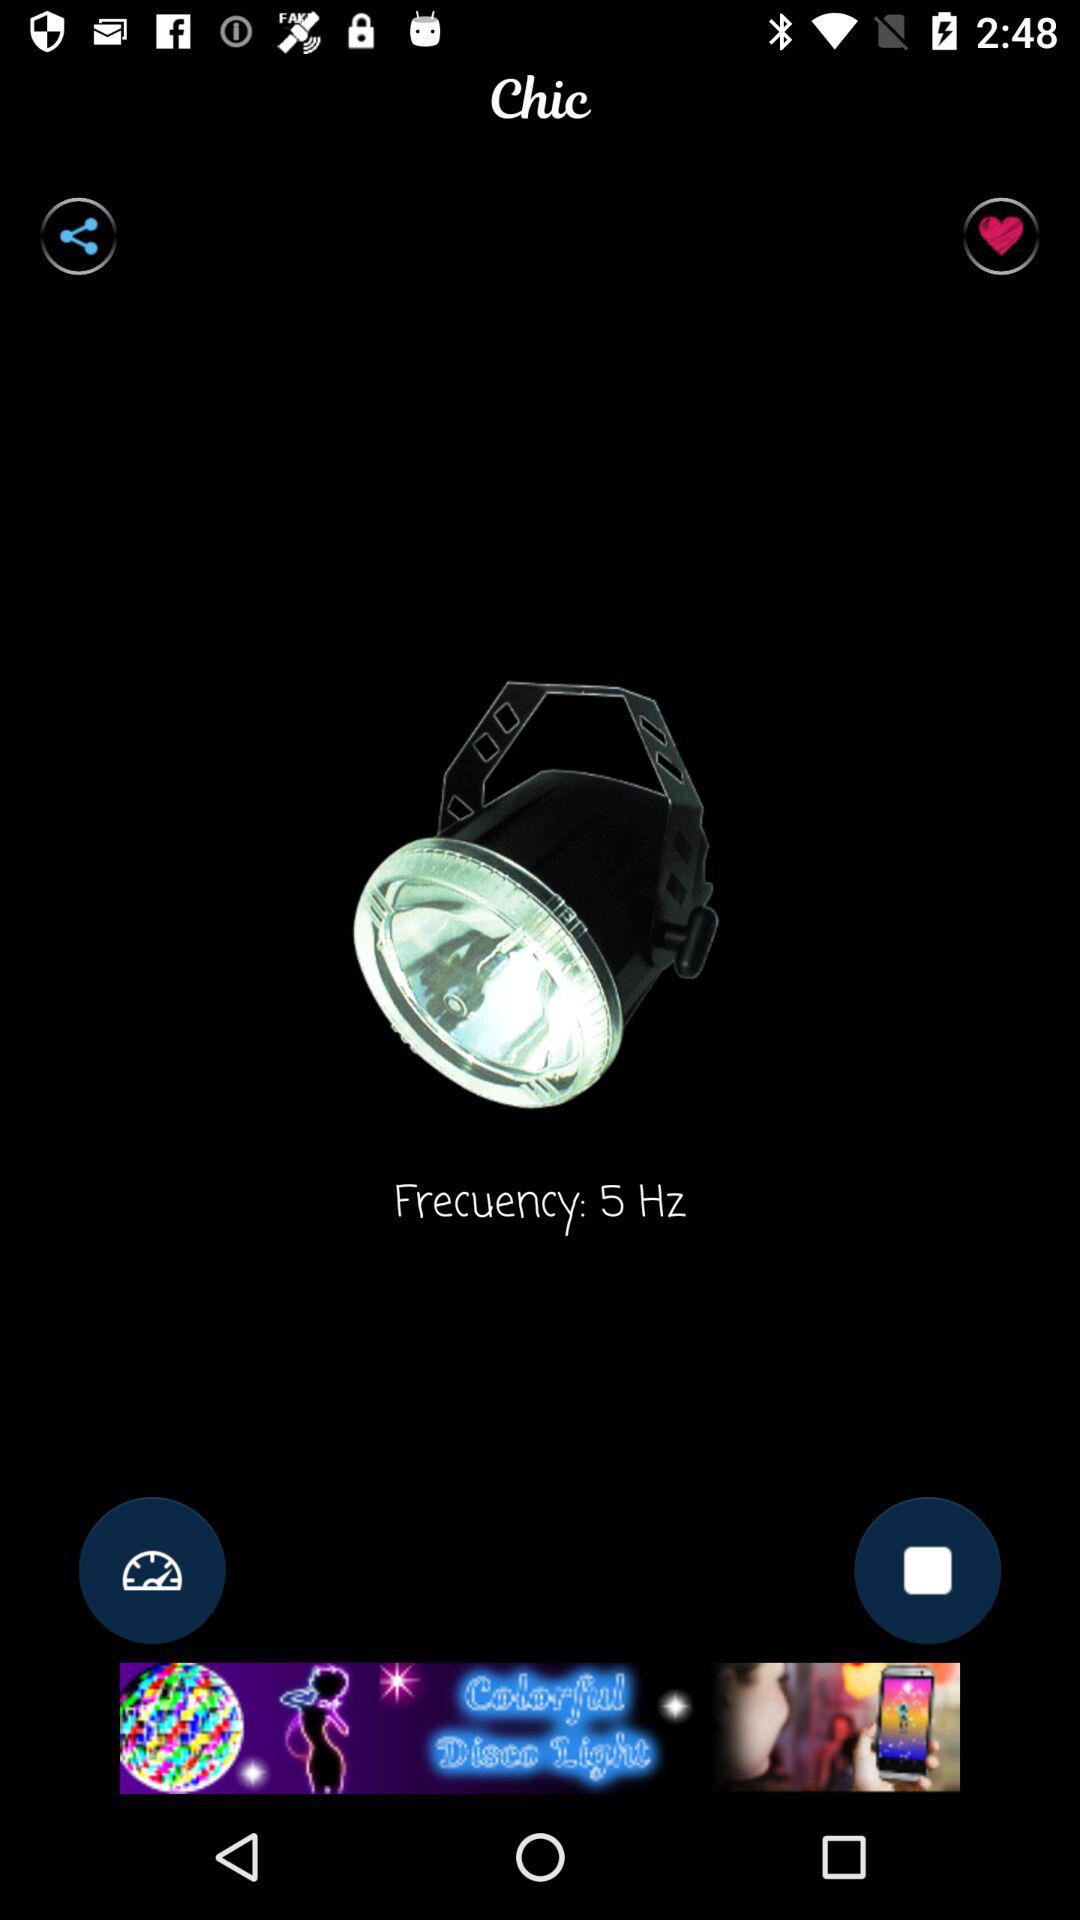 The height and width of the screenshot is (1920, 1080). I want to click on the share icon, so click(77, 236).